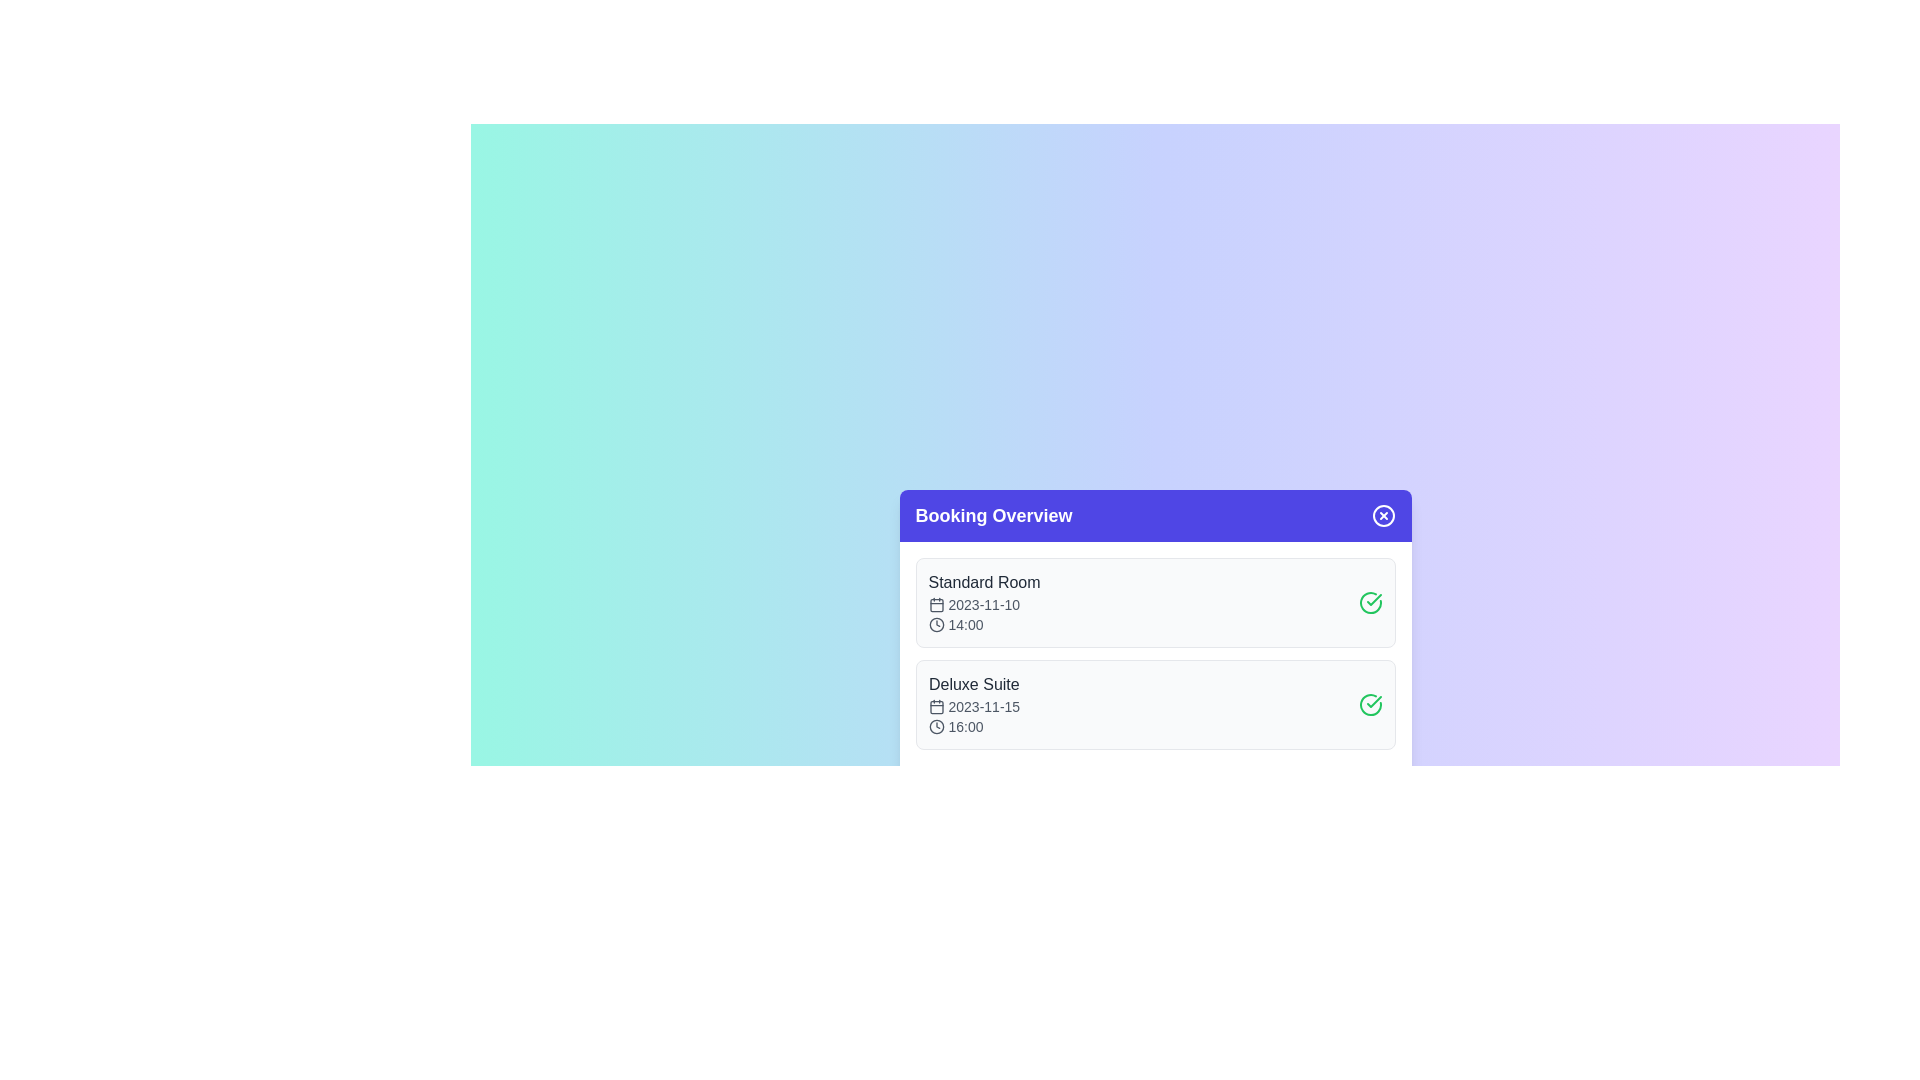 The image size is (1920, 1080). I want to click on the close button to close the dialog, so click(1382, 515).